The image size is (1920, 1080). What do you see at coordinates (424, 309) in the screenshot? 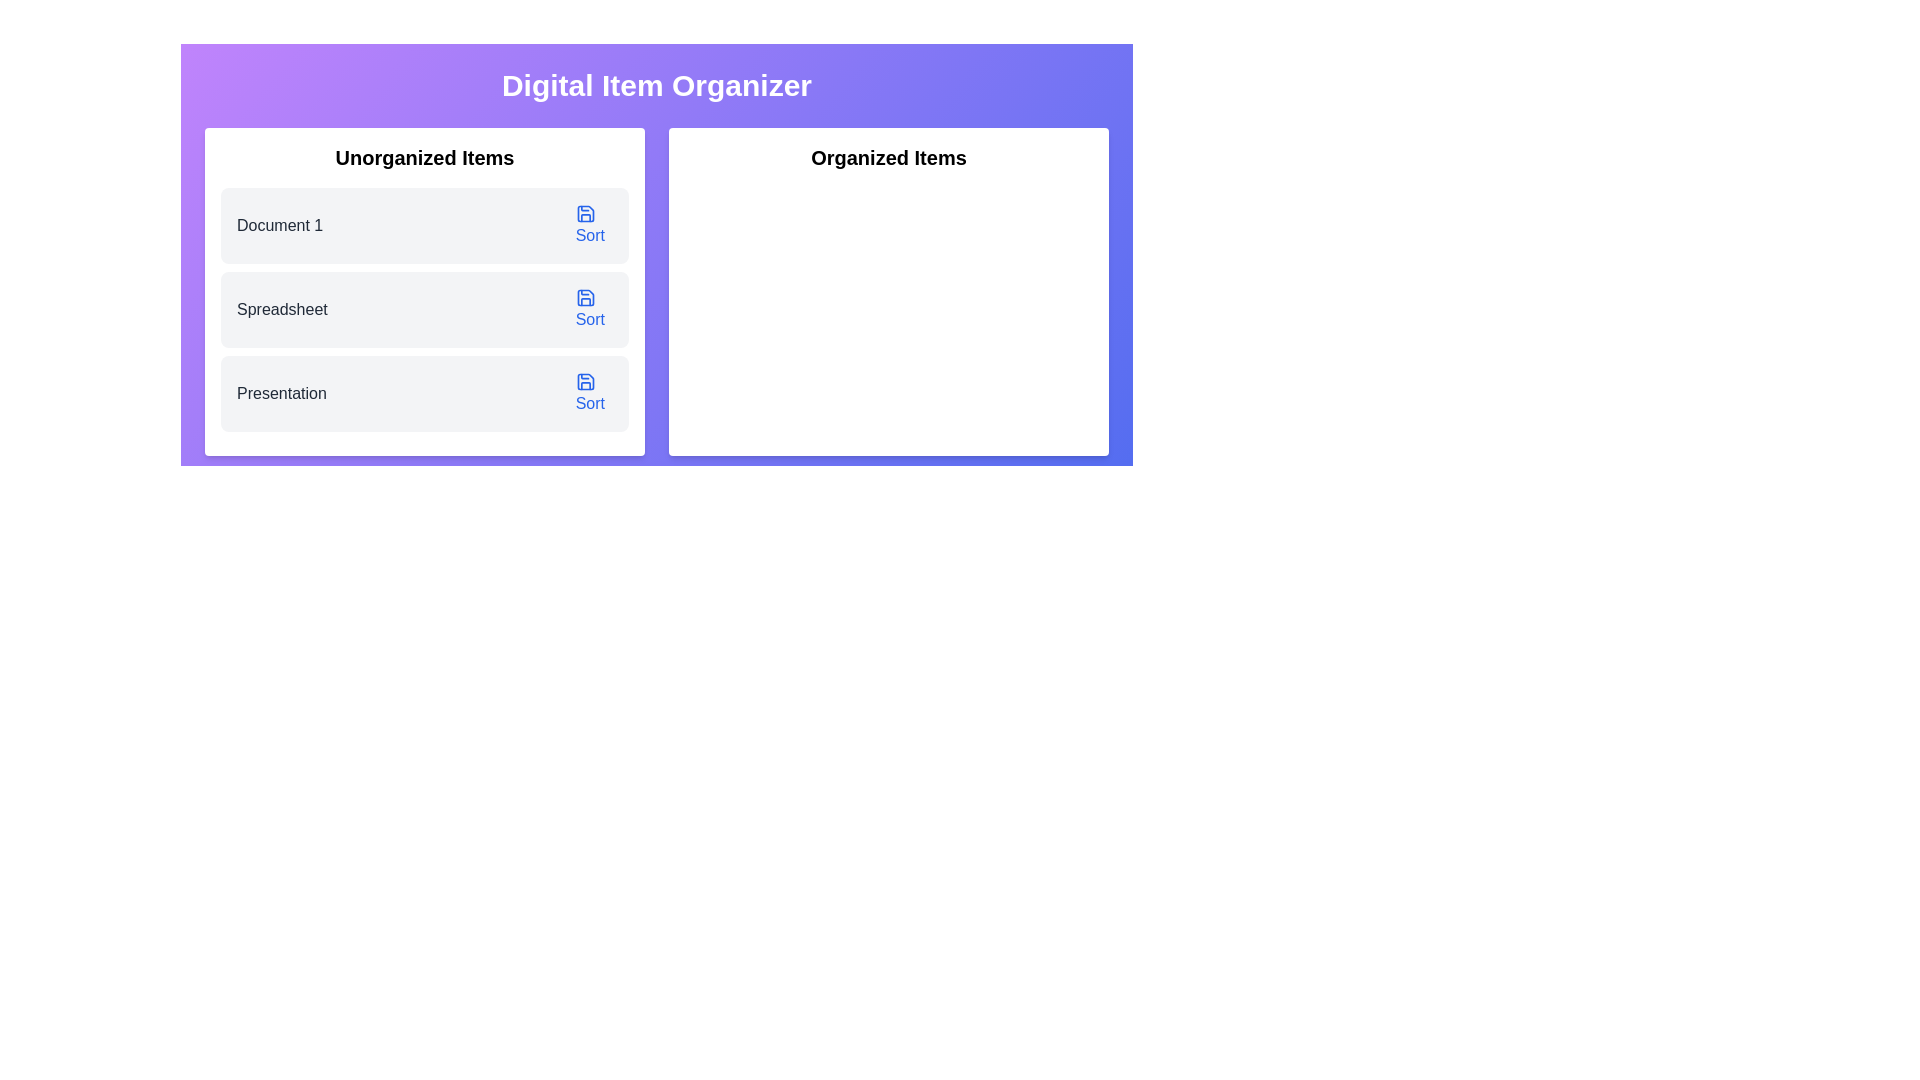
I see `the content of the List item with the text 'Spreadsheet' on the left and a blue clickable 'Sort' text on the right, located in the second row of the 'Unorganized Items' section` at bounding box center [424, 309].